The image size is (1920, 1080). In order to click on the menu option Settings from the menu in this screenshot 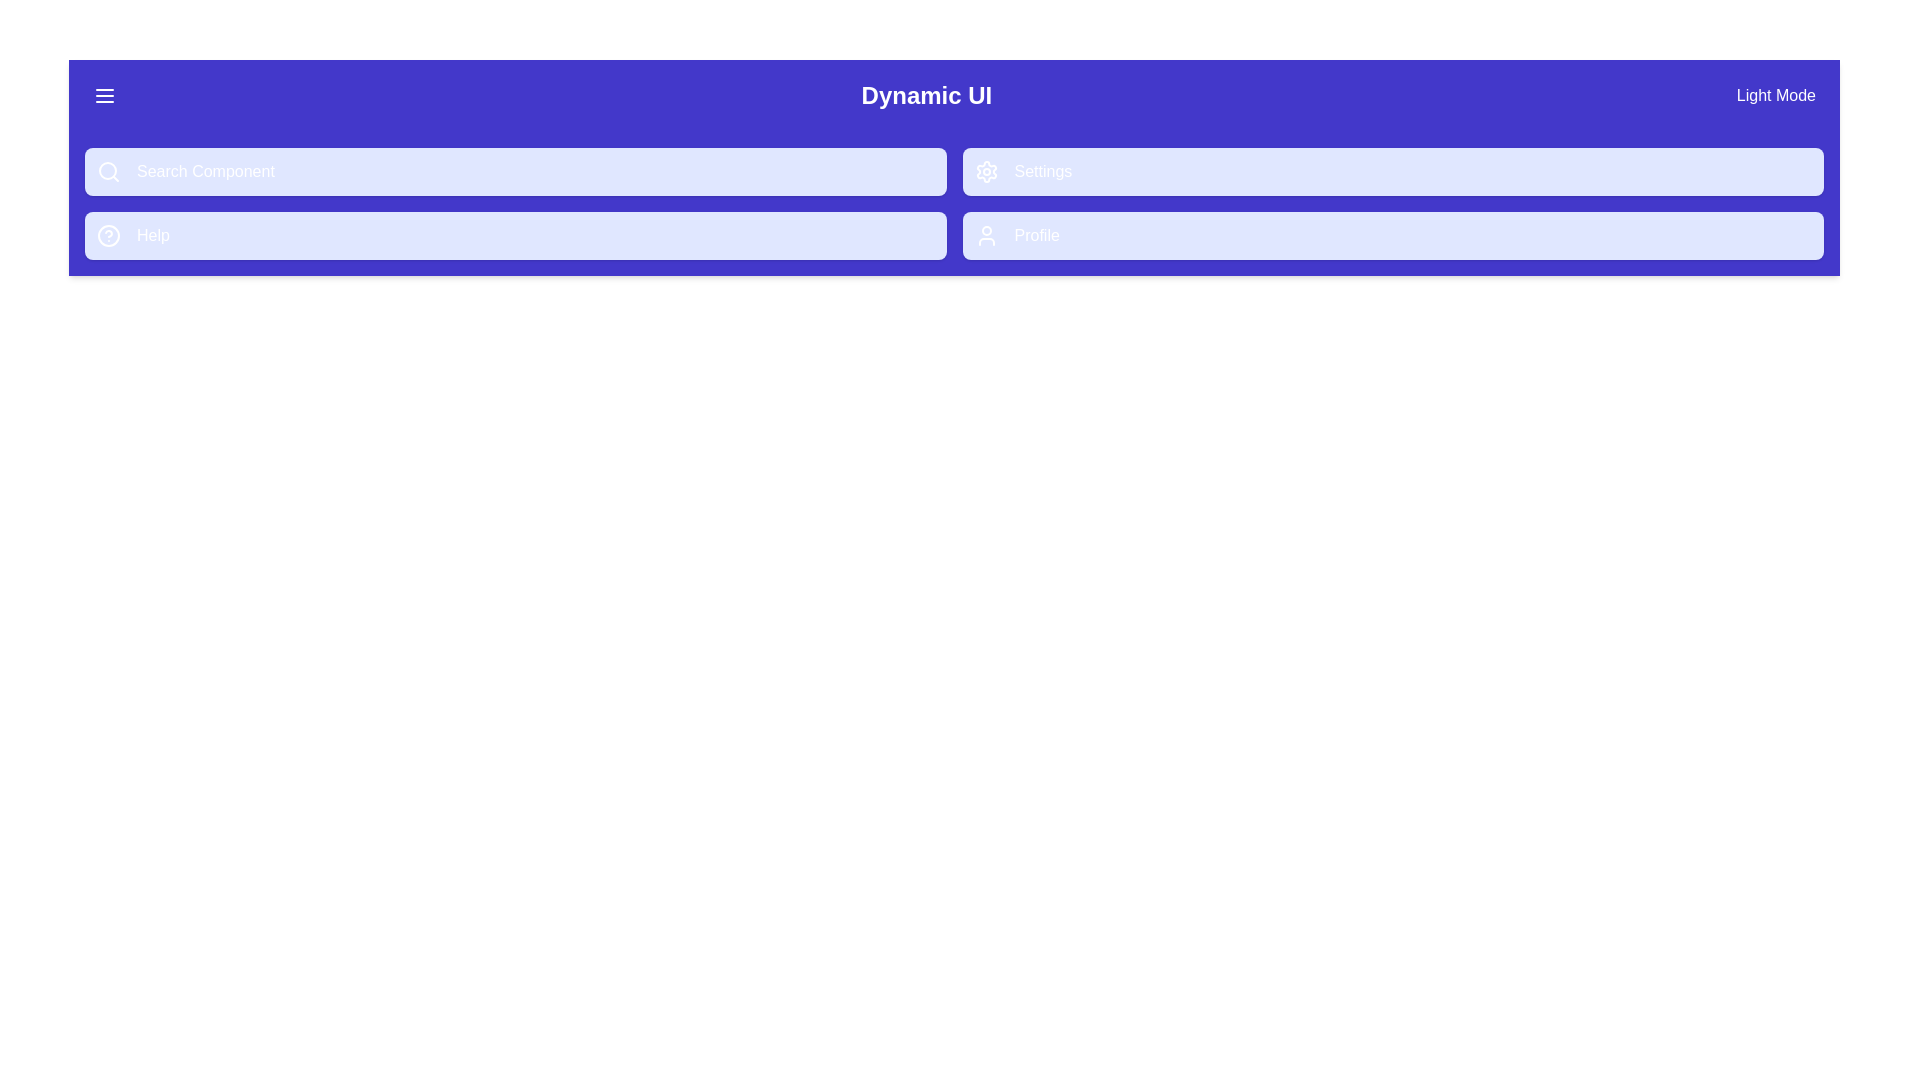, I will do `click(1392, 171)`.